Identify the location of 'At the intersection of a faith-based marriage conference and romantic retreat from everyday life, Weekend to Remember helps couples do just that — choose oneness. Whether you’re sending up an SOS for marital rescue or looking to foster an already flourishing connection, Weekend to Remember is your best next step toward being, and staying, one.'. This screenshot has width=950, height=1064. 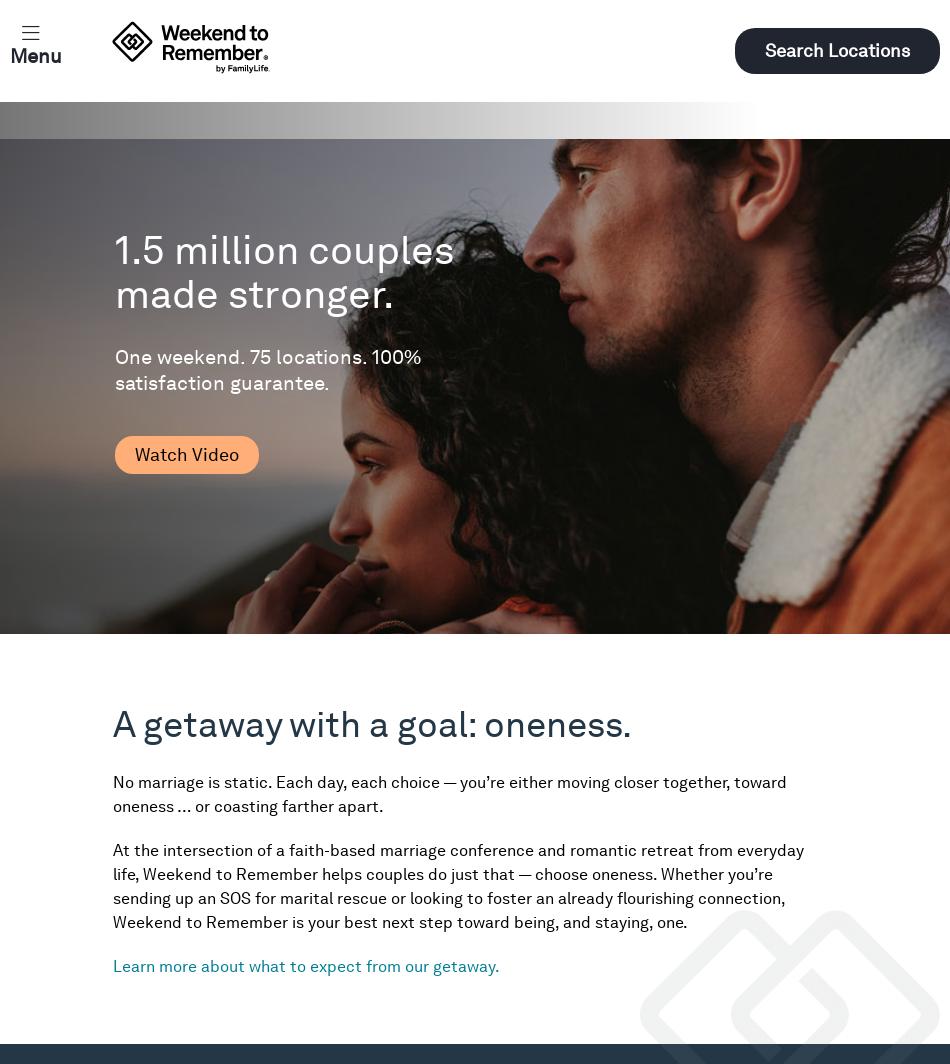
(457, 886).